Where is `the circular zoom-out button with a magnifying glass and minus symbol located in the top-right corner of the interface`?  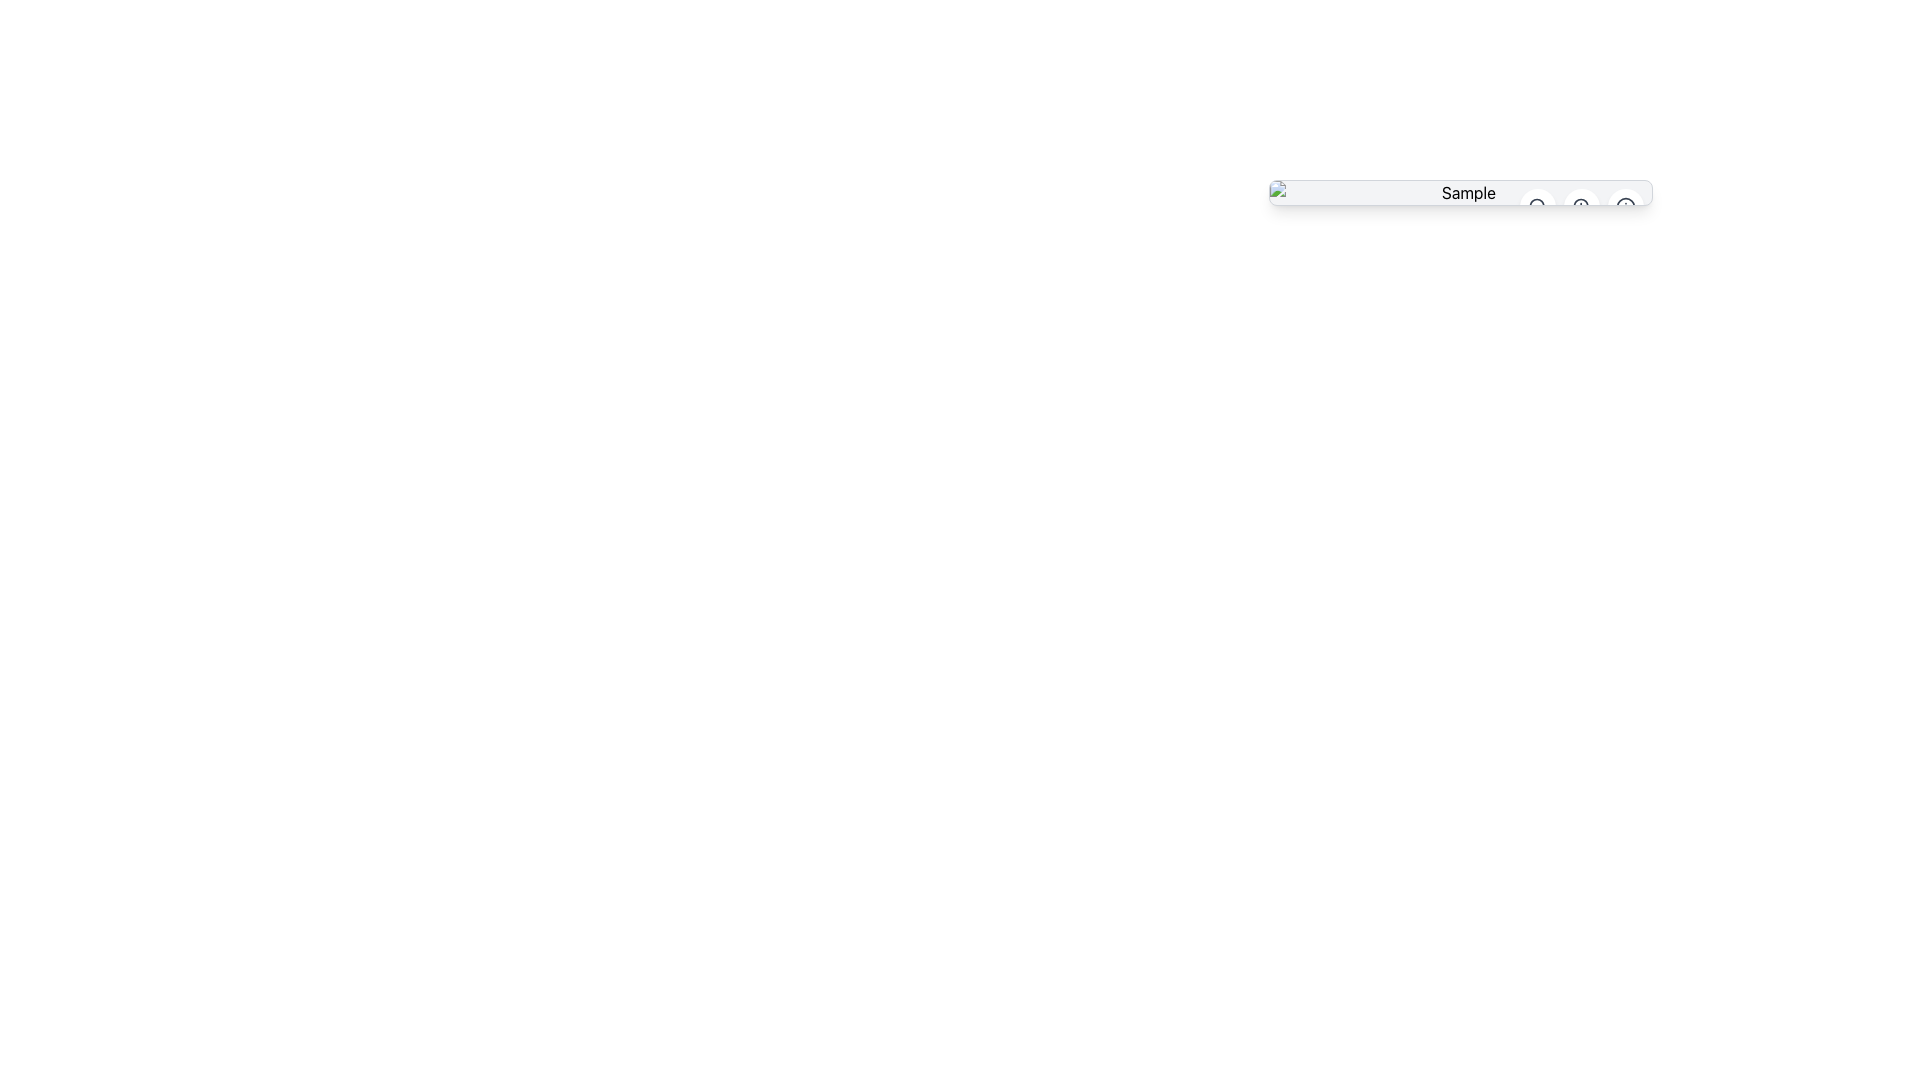
the circular zoom-out button with a magnifying glass and minus symbol located in the top-right corner of the interface is located at coordinates (1536, 207).